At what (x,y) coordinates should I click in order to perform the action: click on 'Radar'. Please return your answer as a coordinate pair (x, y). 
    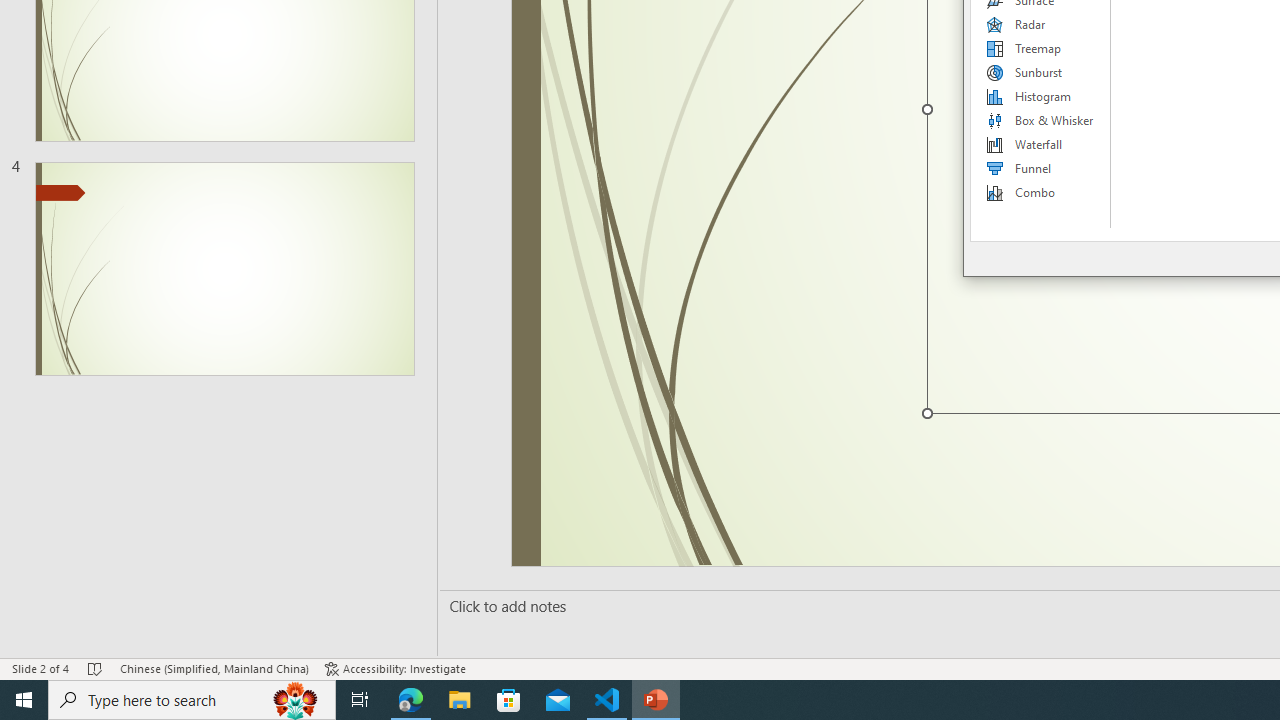
    Looking at the image, I should click on (1040, 24).